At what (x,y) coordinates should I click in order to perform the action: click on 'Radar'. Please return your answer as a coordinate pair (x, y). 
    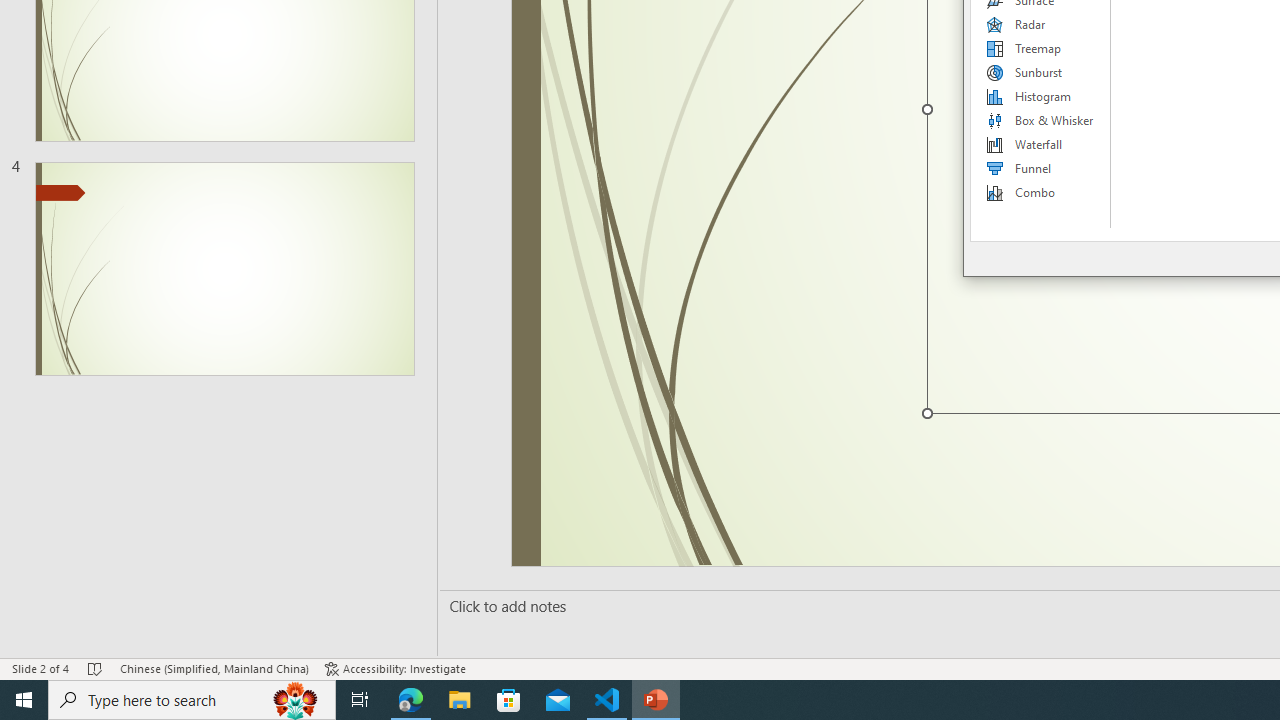
    Looking at the image, I should click on (1040, 24).